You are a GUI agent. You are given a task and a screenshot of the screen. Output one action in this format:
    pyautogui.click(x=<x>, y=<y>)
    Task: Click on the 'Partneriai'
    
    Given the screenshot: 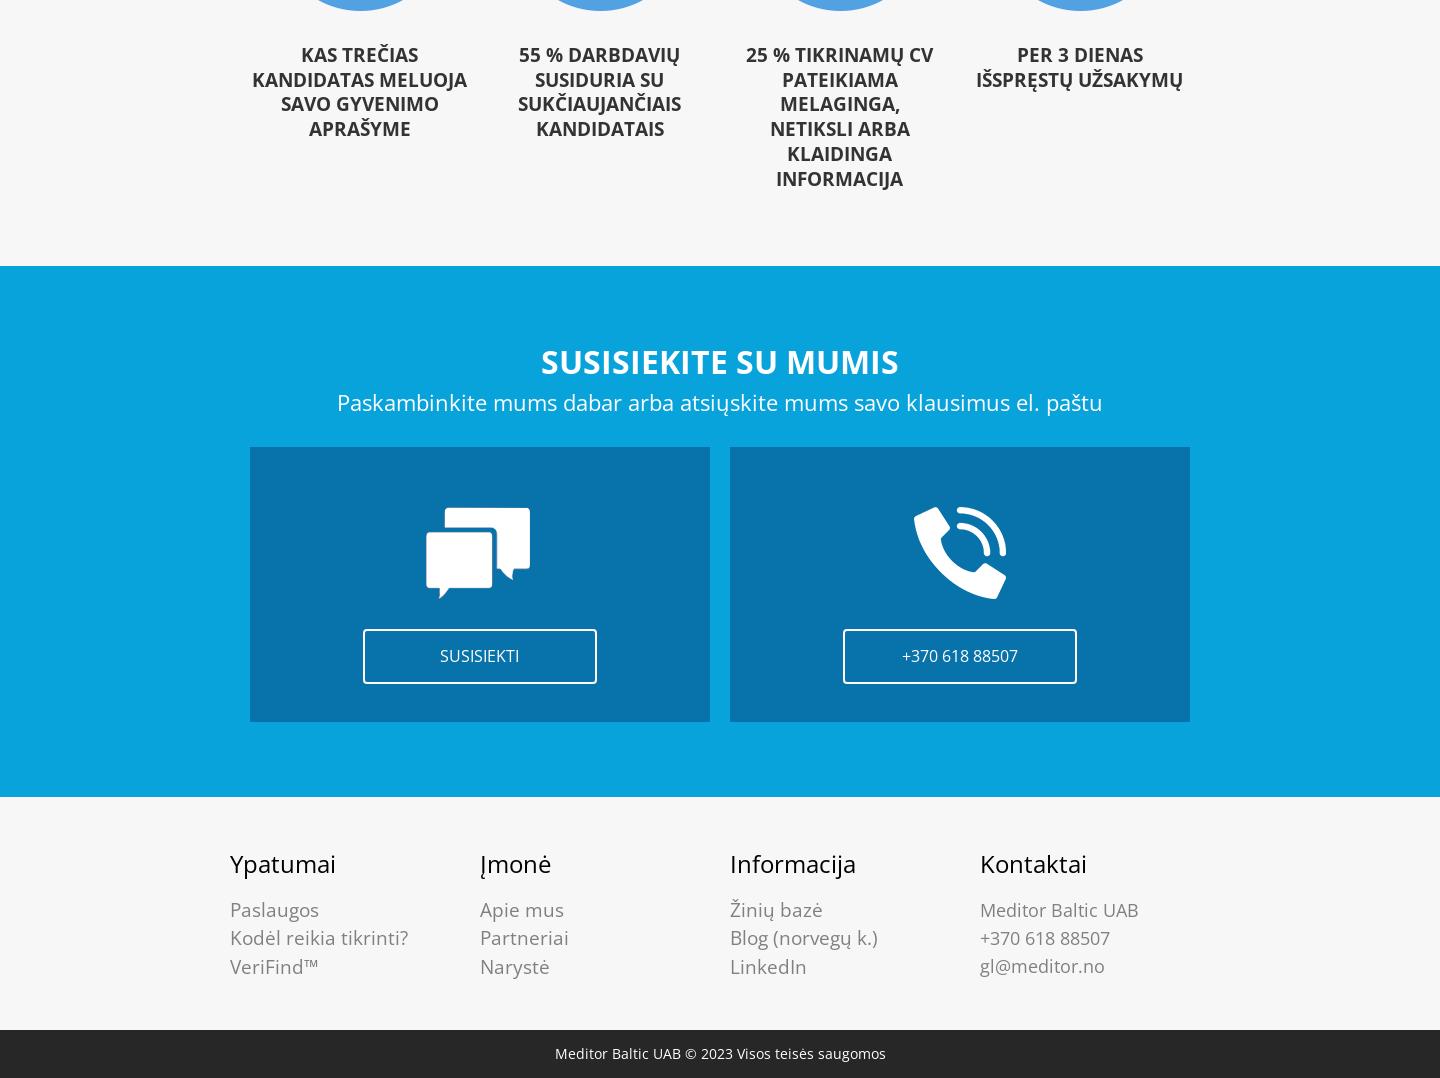 What is the action you would take?
    pyautogui.click(x=523, y=936)
    